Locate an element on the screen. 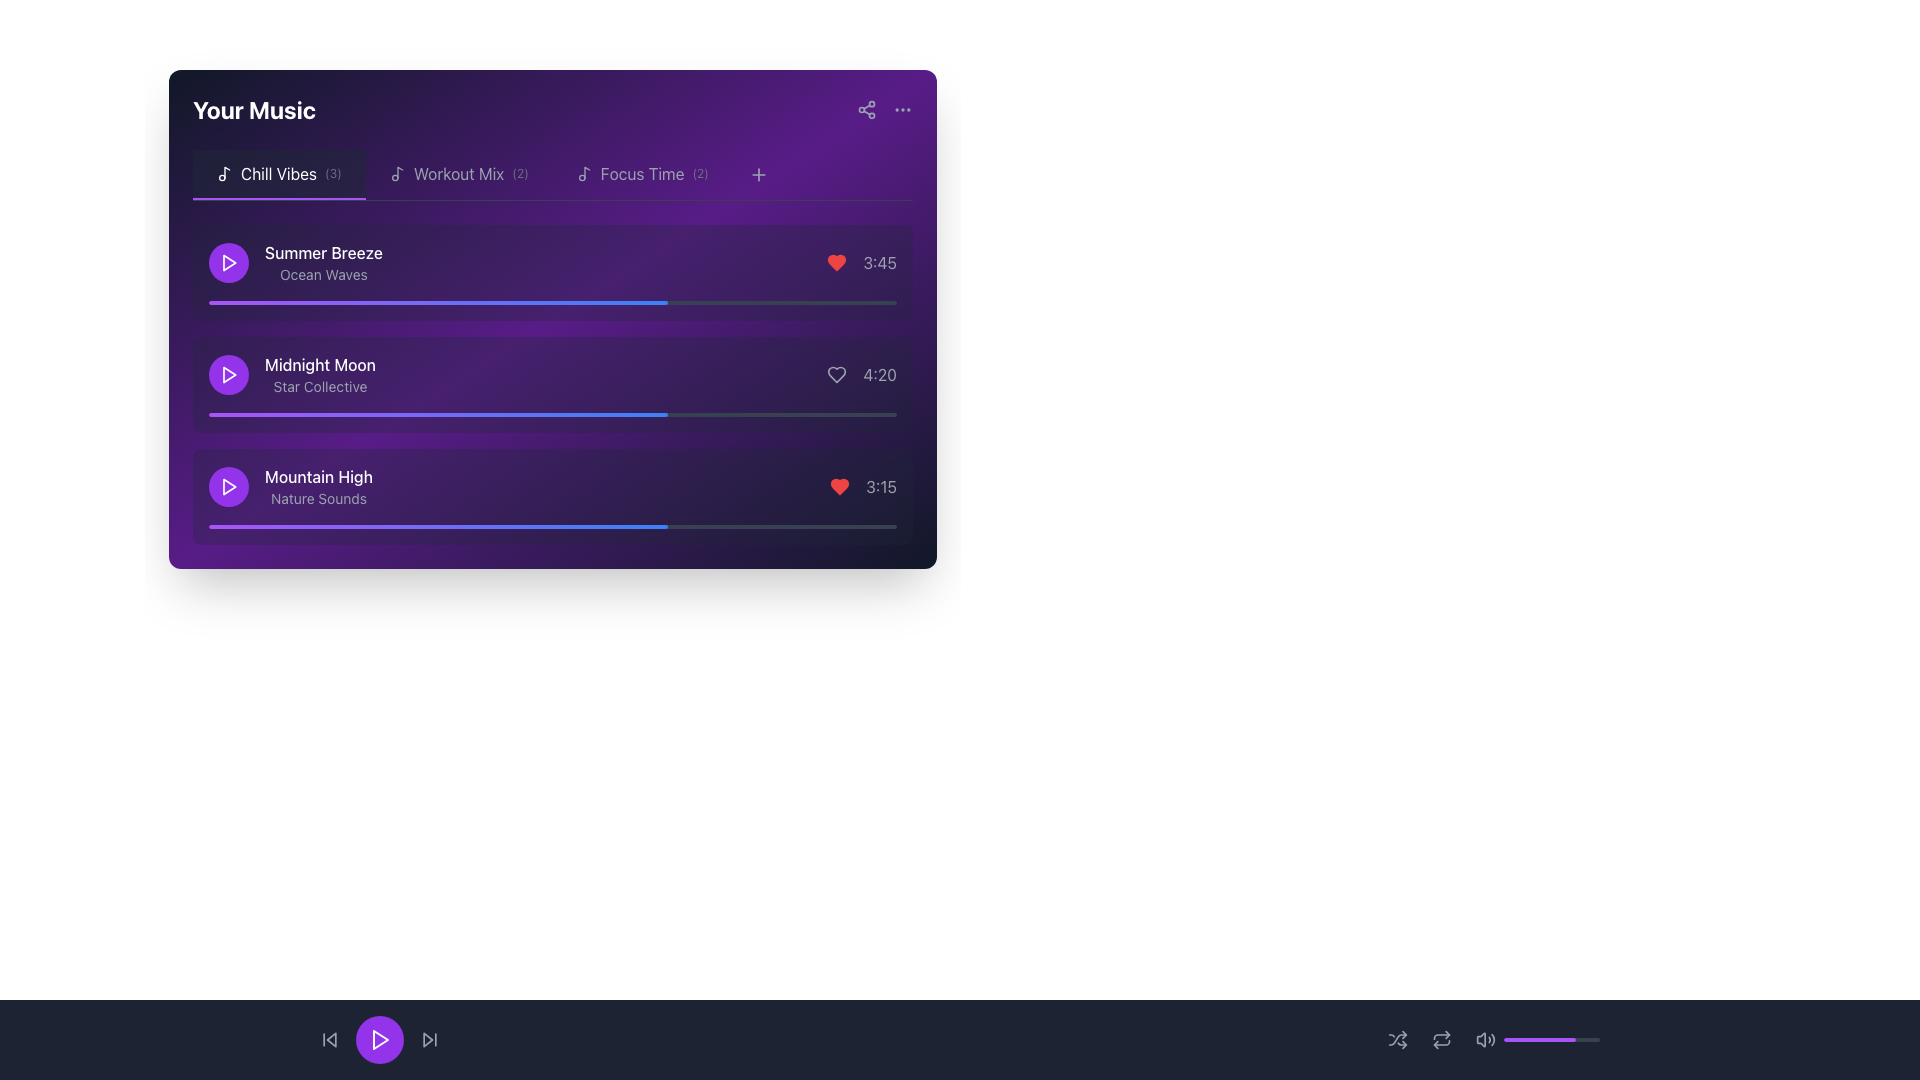  the progress indicator representing the track 'Midnight Moon' within the progress bar is located at coordinates (436, 414).